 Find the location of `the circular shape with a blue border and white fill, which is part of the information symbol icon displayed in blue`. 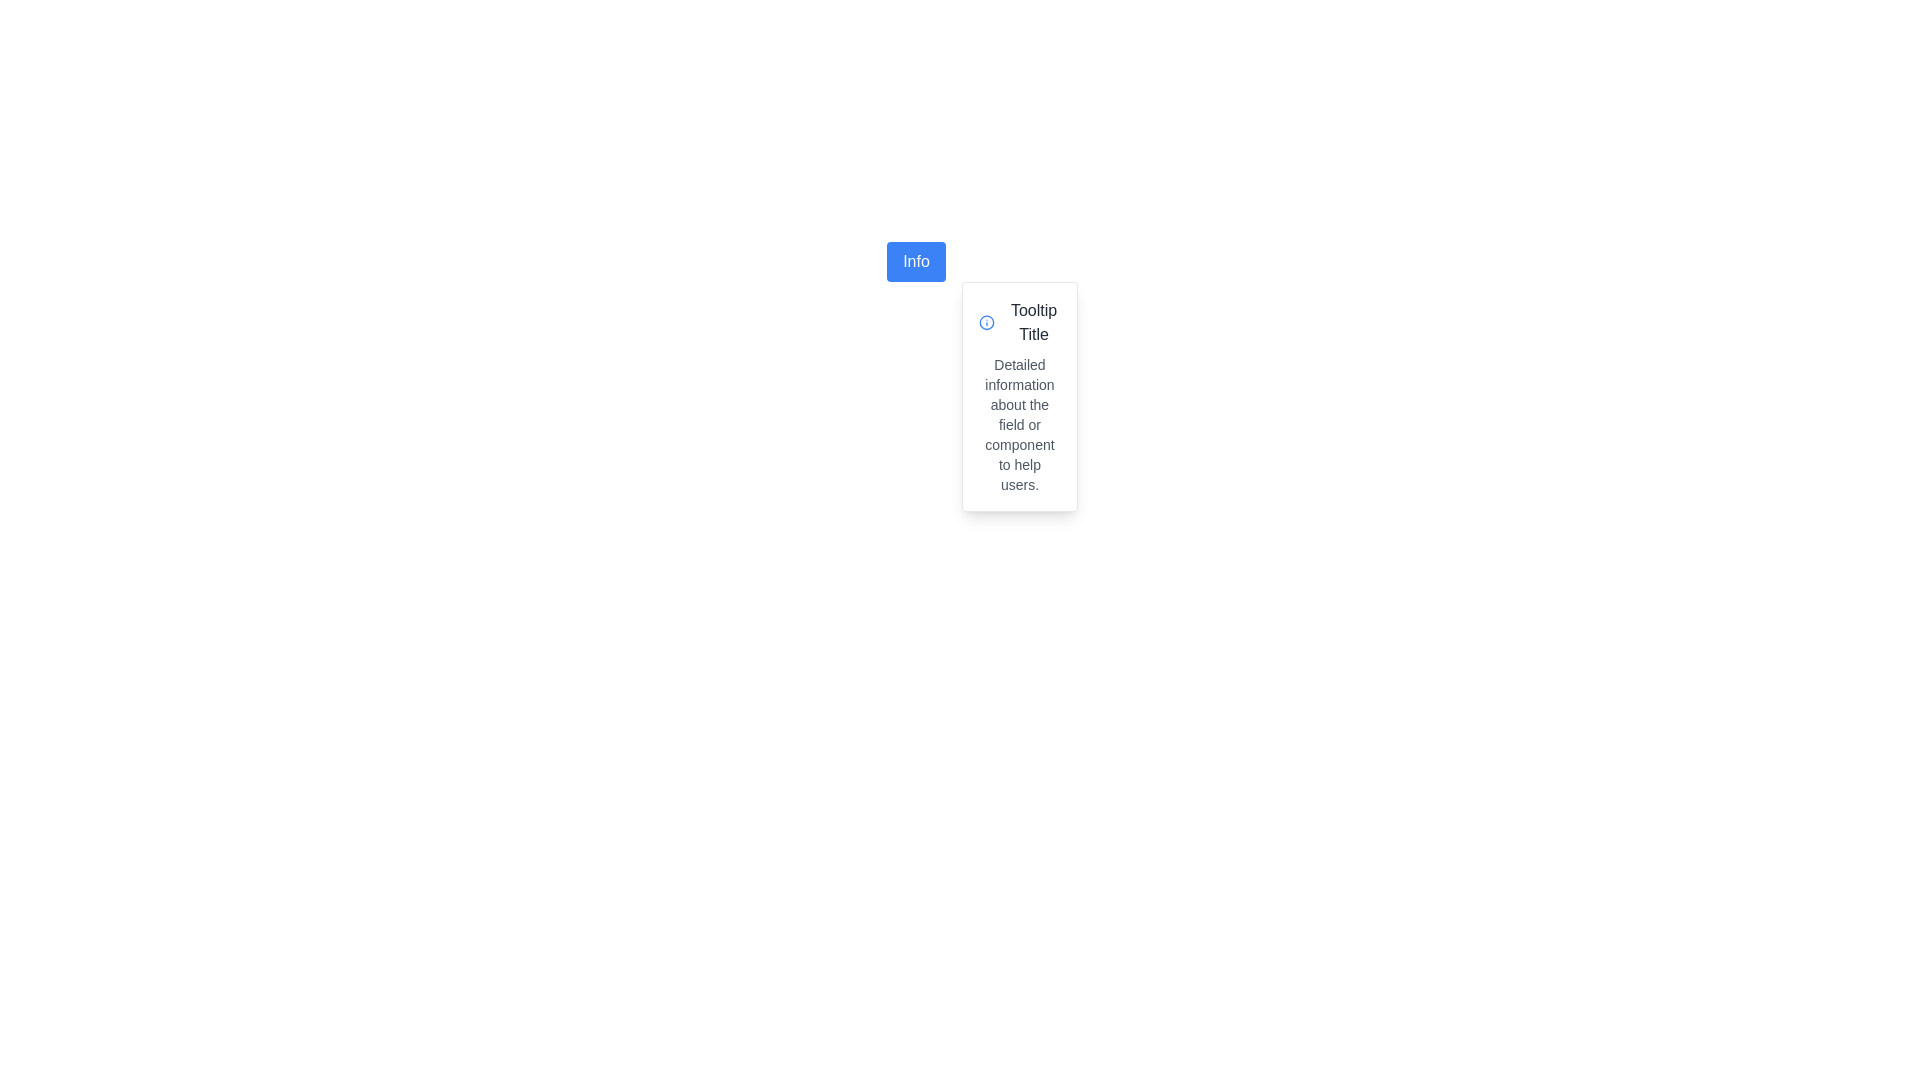

the circular shape with a blue border and white fill, which is part of the information symbol icon displayed in blue is located at coordinates (986, 322).